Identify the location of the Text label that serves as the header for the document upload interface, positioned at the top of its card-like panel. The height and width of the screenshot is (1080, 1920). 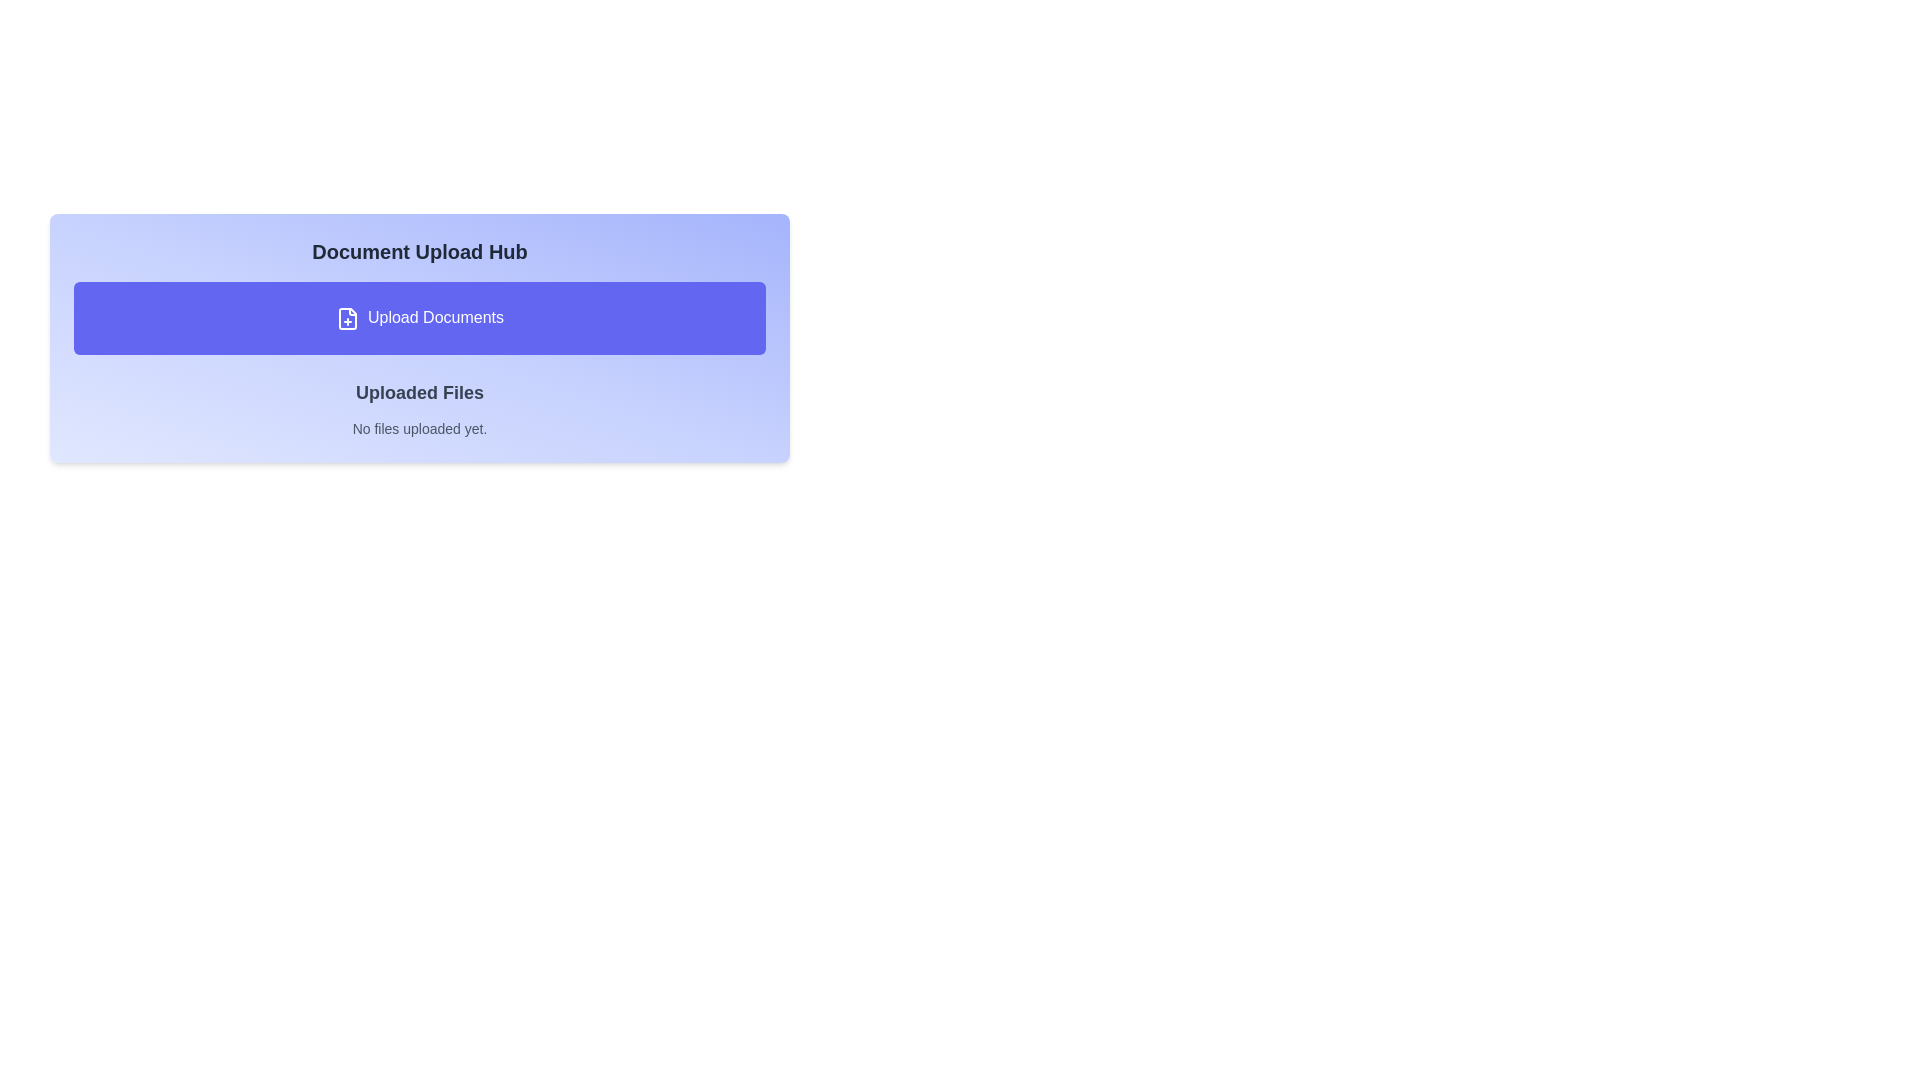
(419, 250).